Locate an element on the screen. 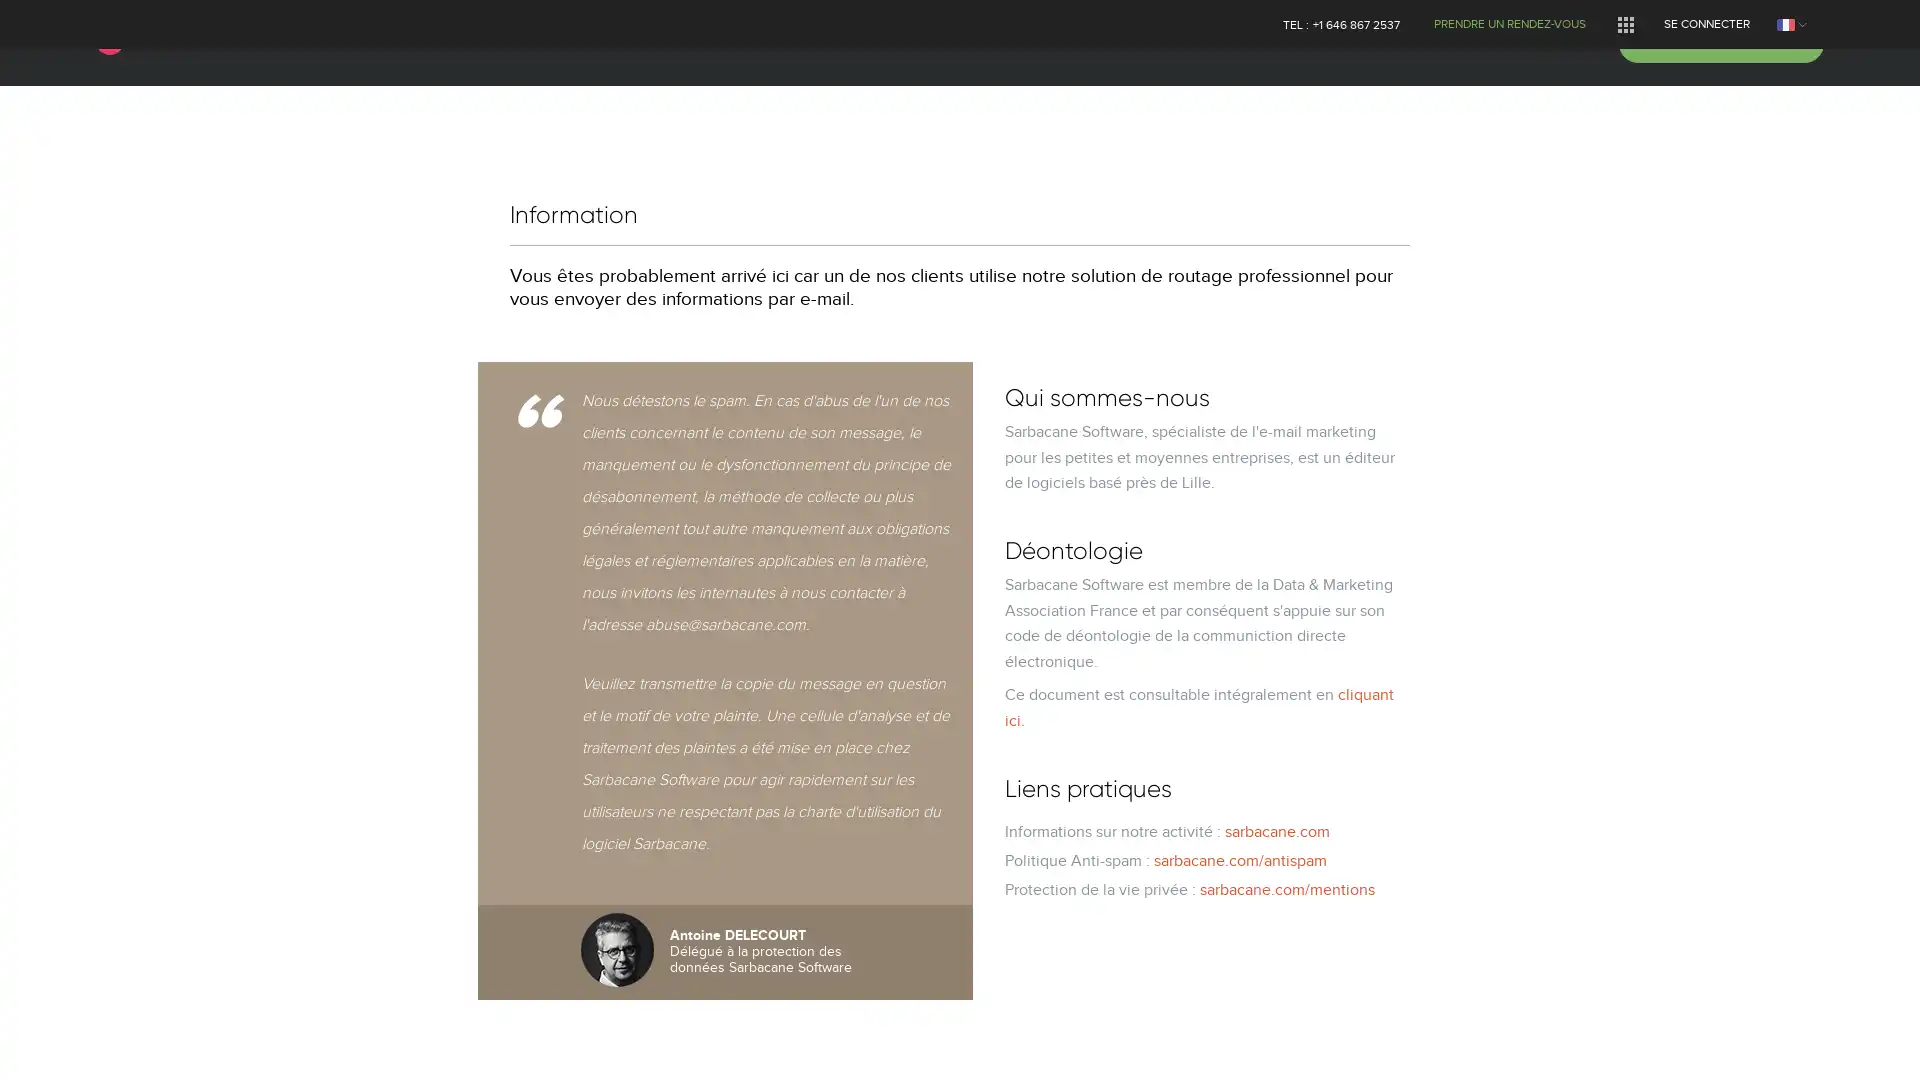  OK pour moi is located at coordinates (1118, 676).